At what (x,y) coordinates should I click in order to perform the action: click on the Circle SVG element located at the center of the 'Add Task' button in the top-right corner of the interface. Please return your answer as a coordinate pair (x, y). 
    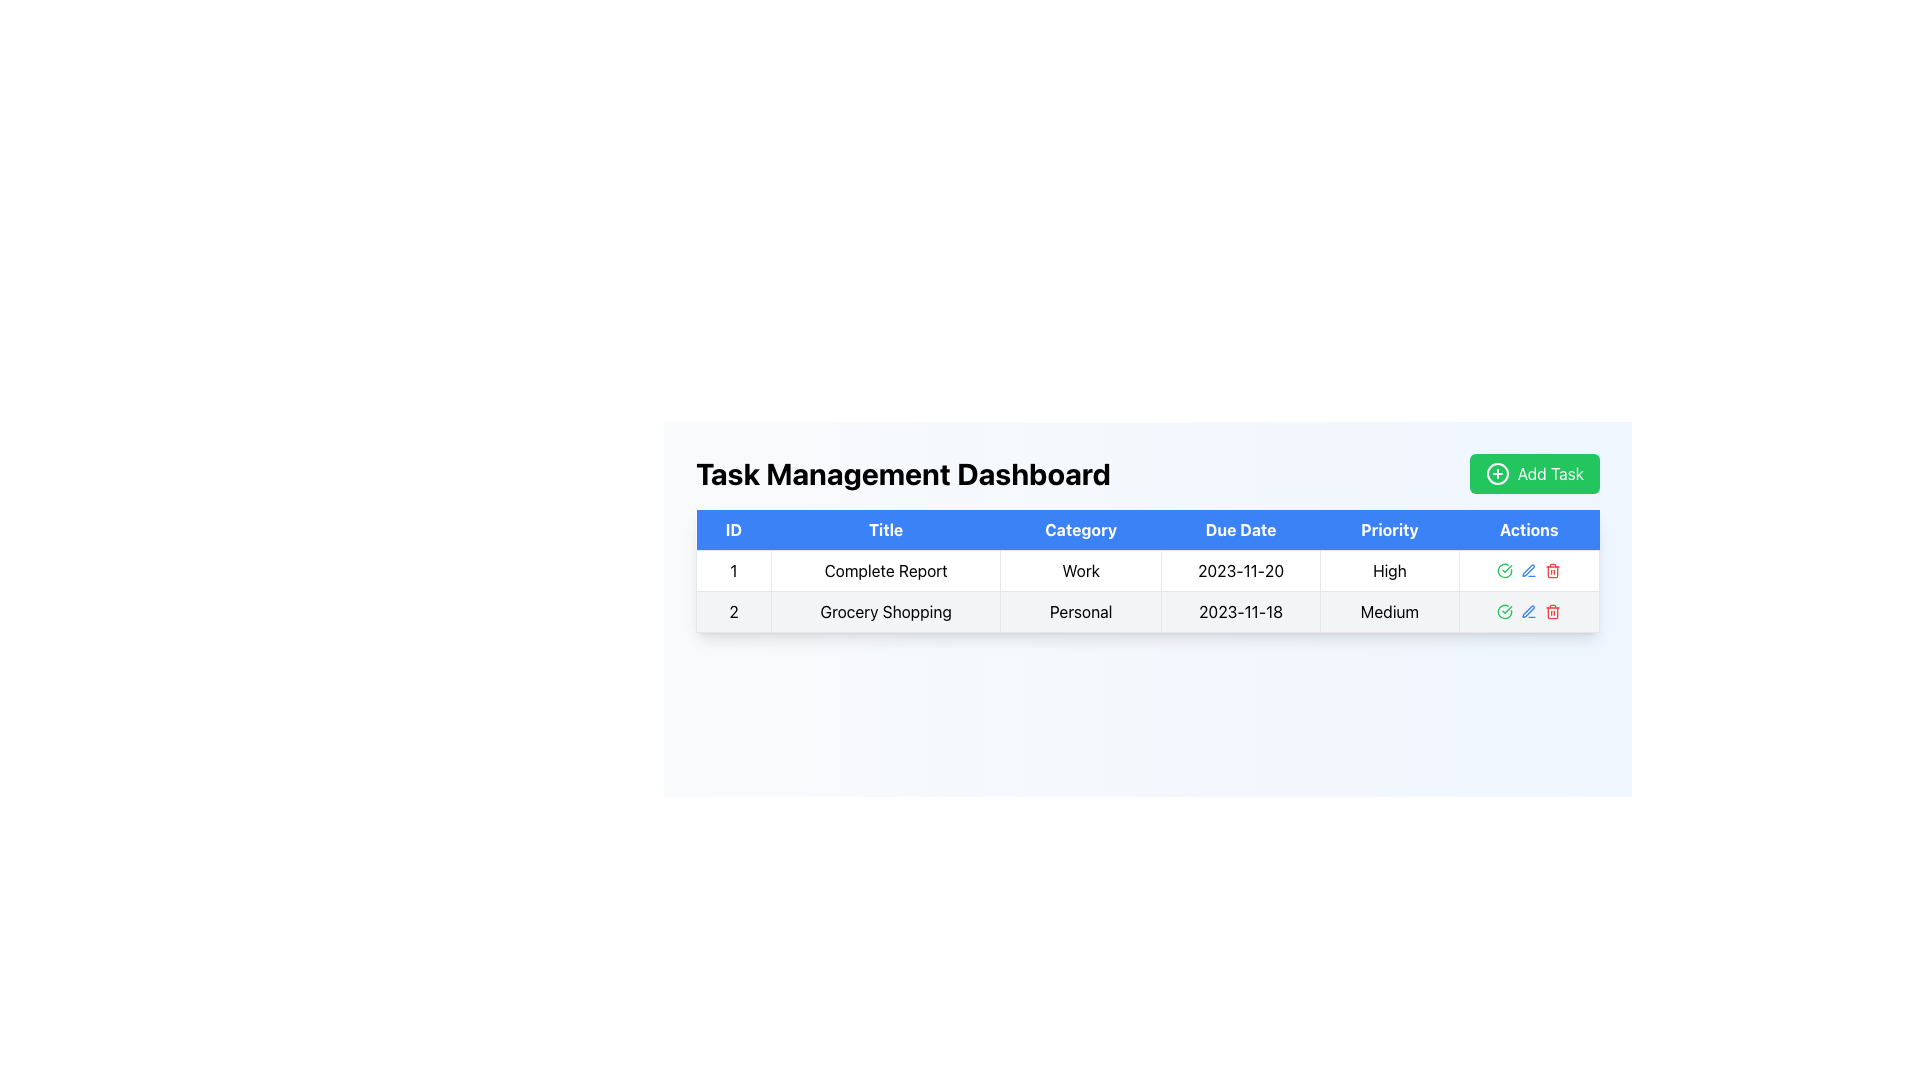
    Looking at the image, I should click on (1497, 474).